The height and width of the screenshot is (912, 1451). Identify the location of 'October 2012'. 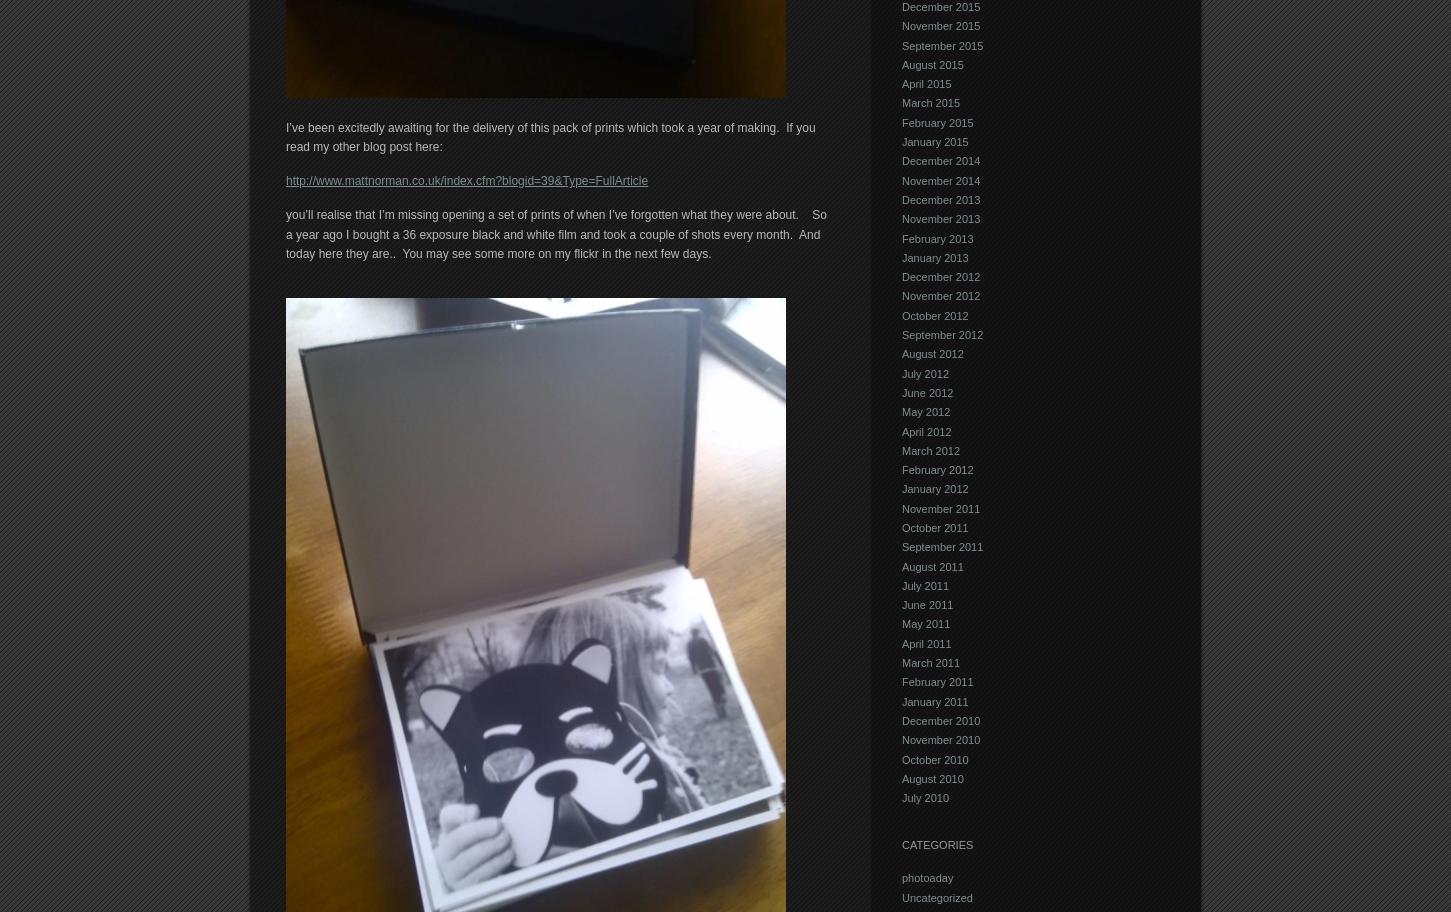
(935, 315).